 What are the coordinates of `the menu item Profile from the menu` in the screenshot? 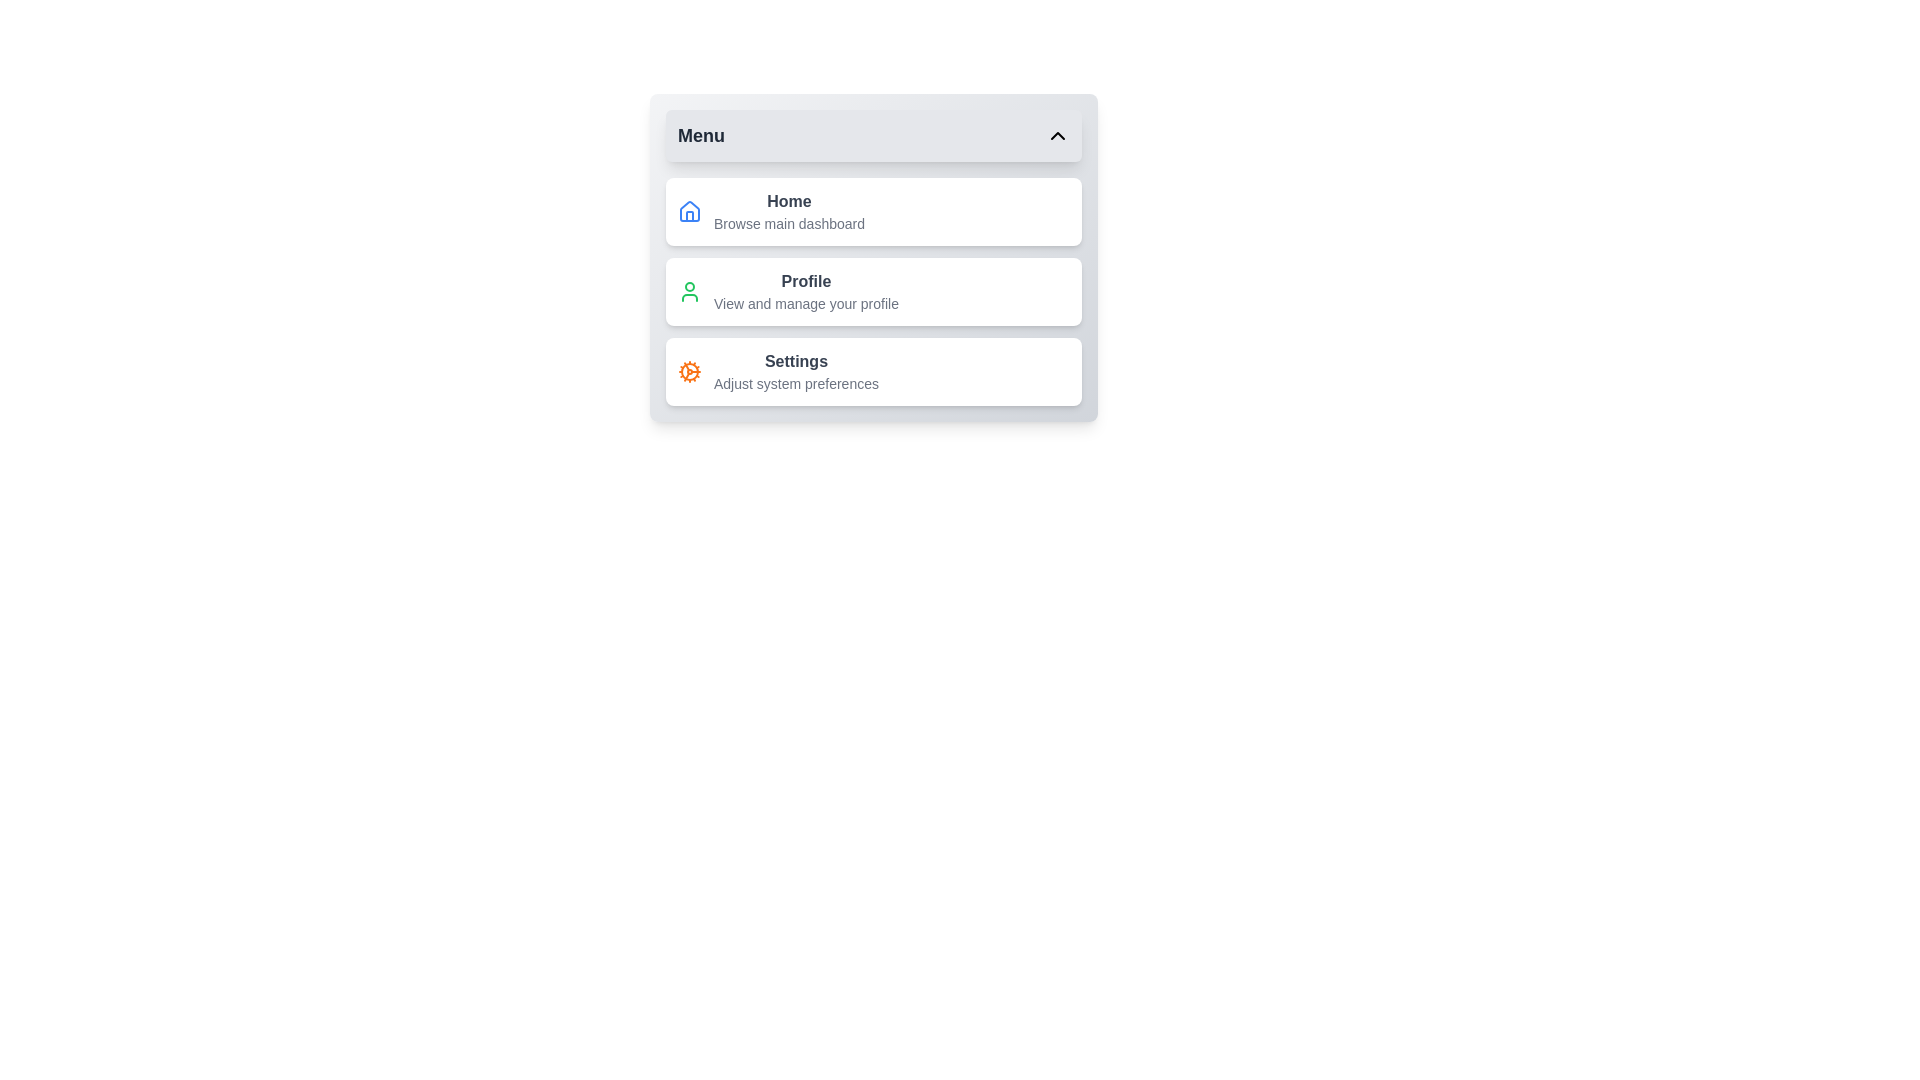 It's located at (873, 292).